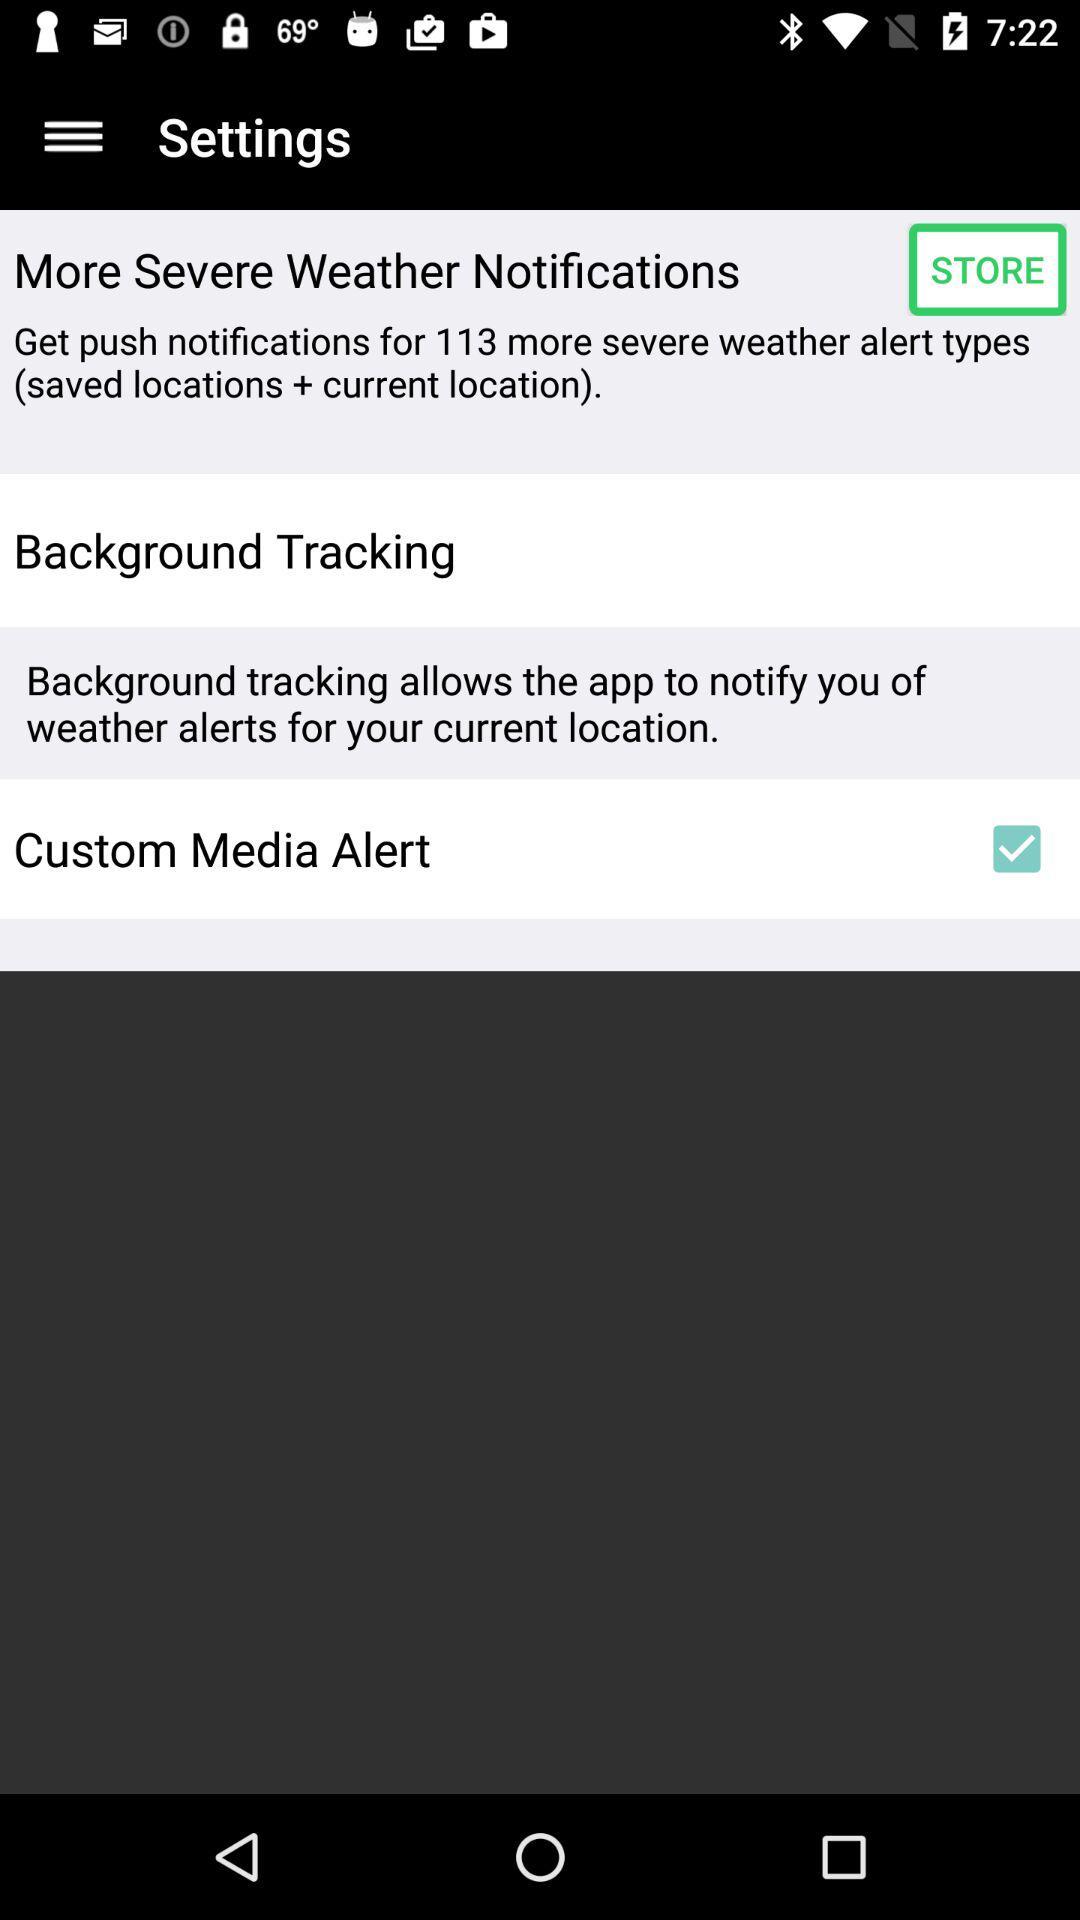 The height and width of the screenshot is (1920, 1080). I want to click on icon next to custom media alert, so click(1017, 849).